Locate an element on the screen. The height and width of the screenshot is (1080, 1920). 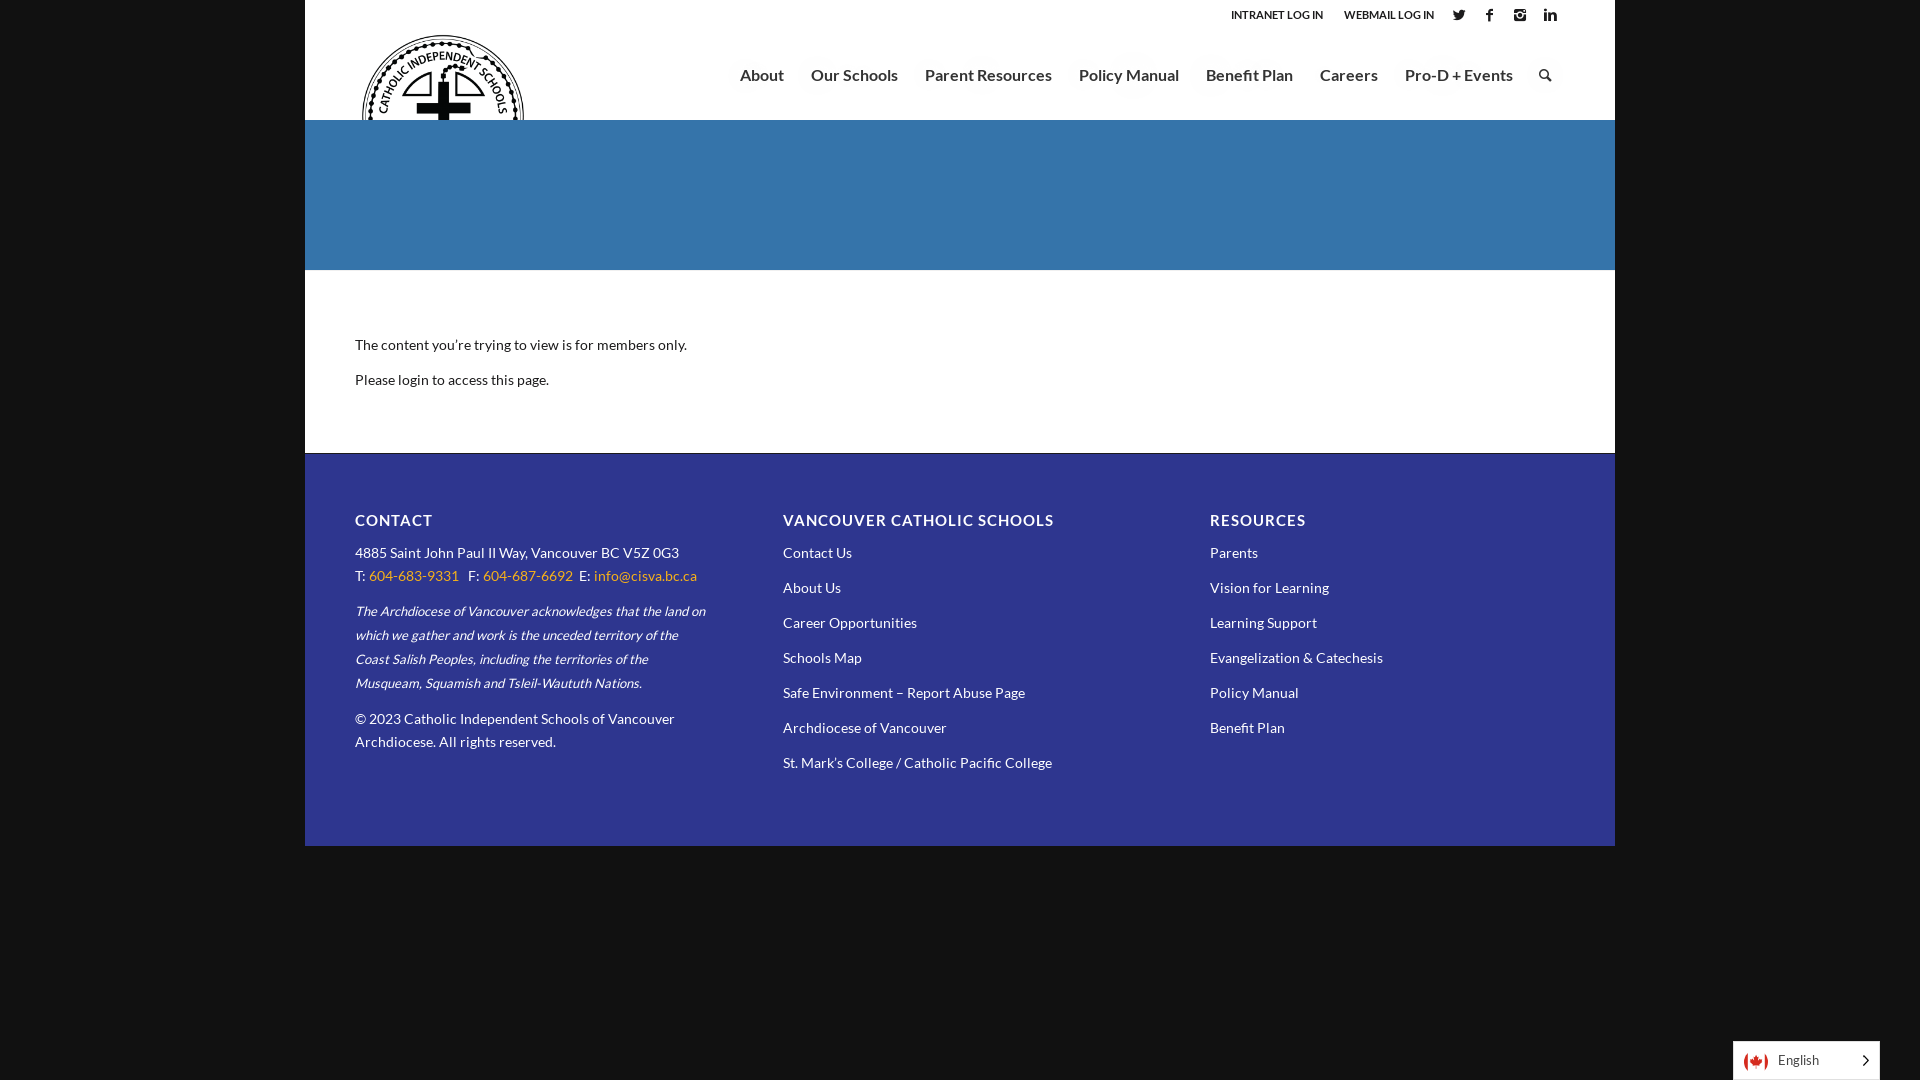
'Home' is located at coordinates (372, 120).